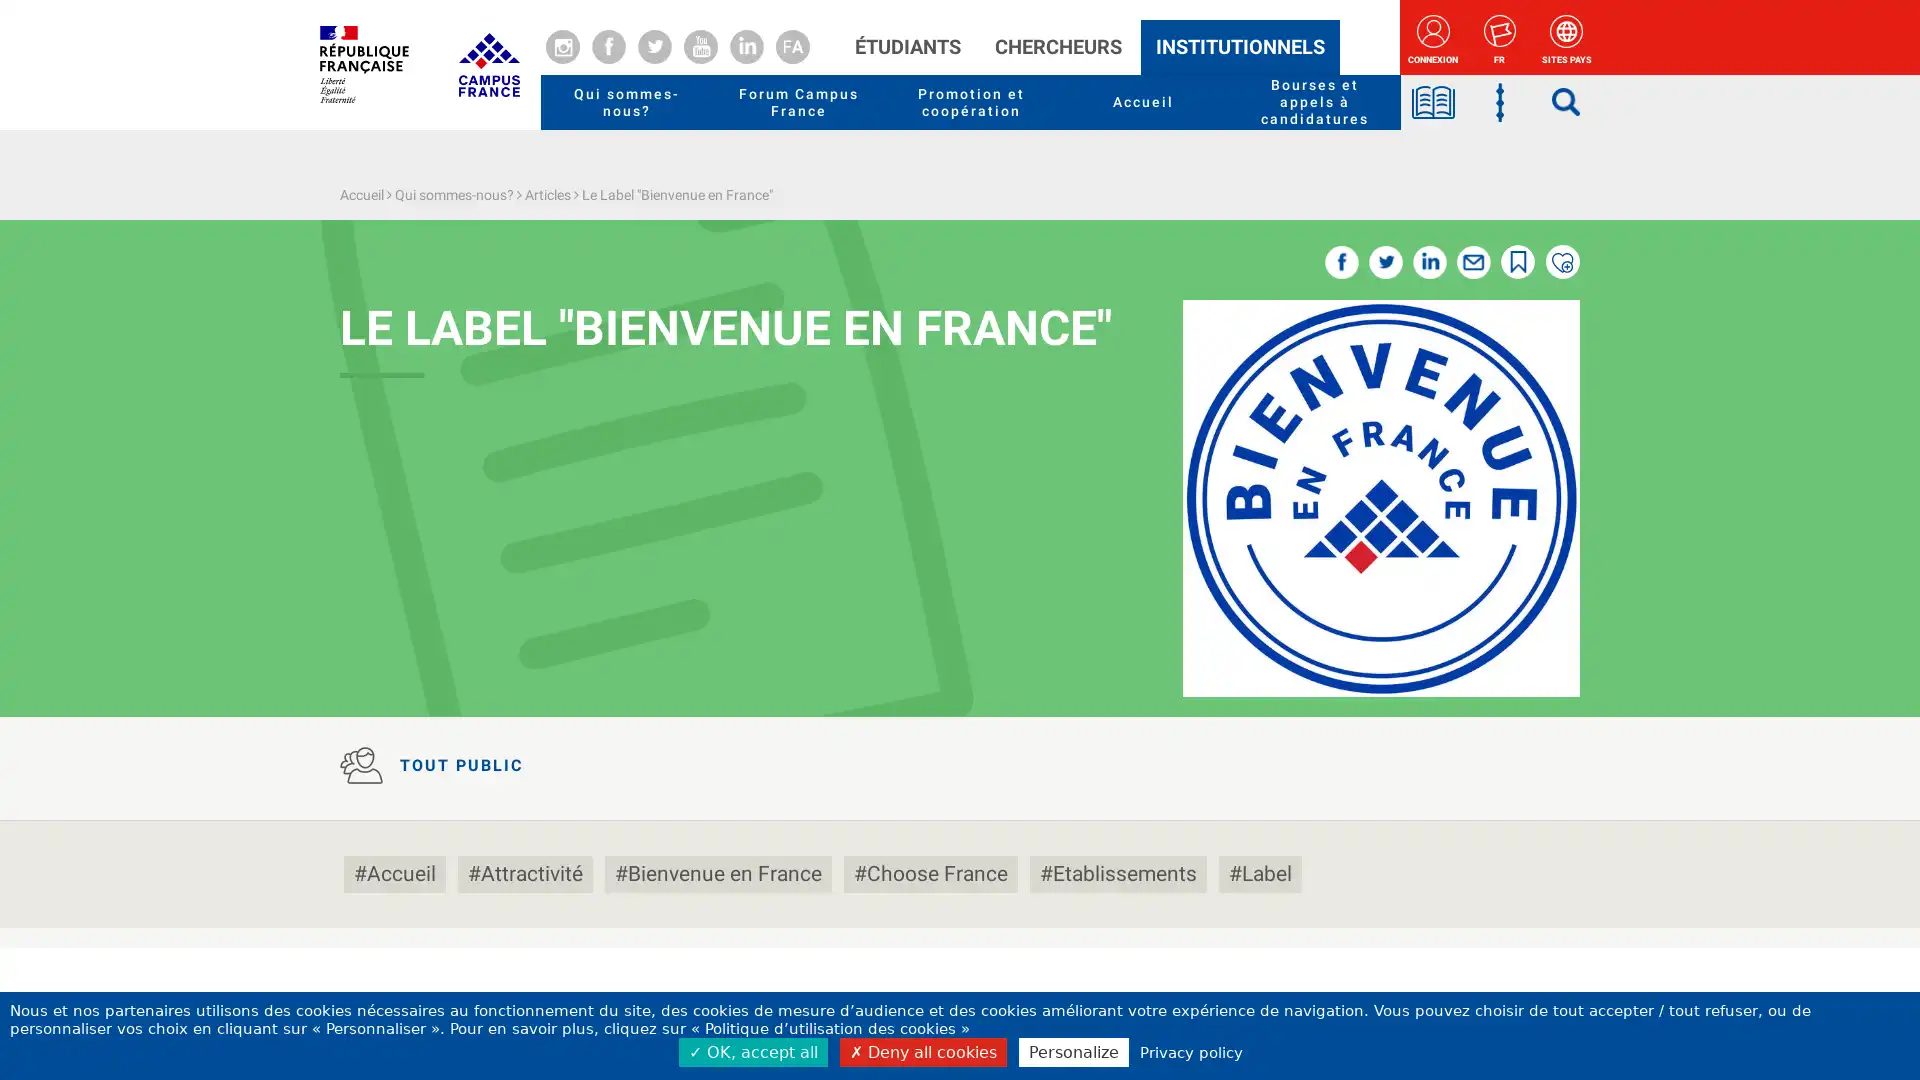 The image size is (1920, 1080). Describe the element at coordinates (751, 1051) in the screenshot. I see `OK, accept all` at that location.